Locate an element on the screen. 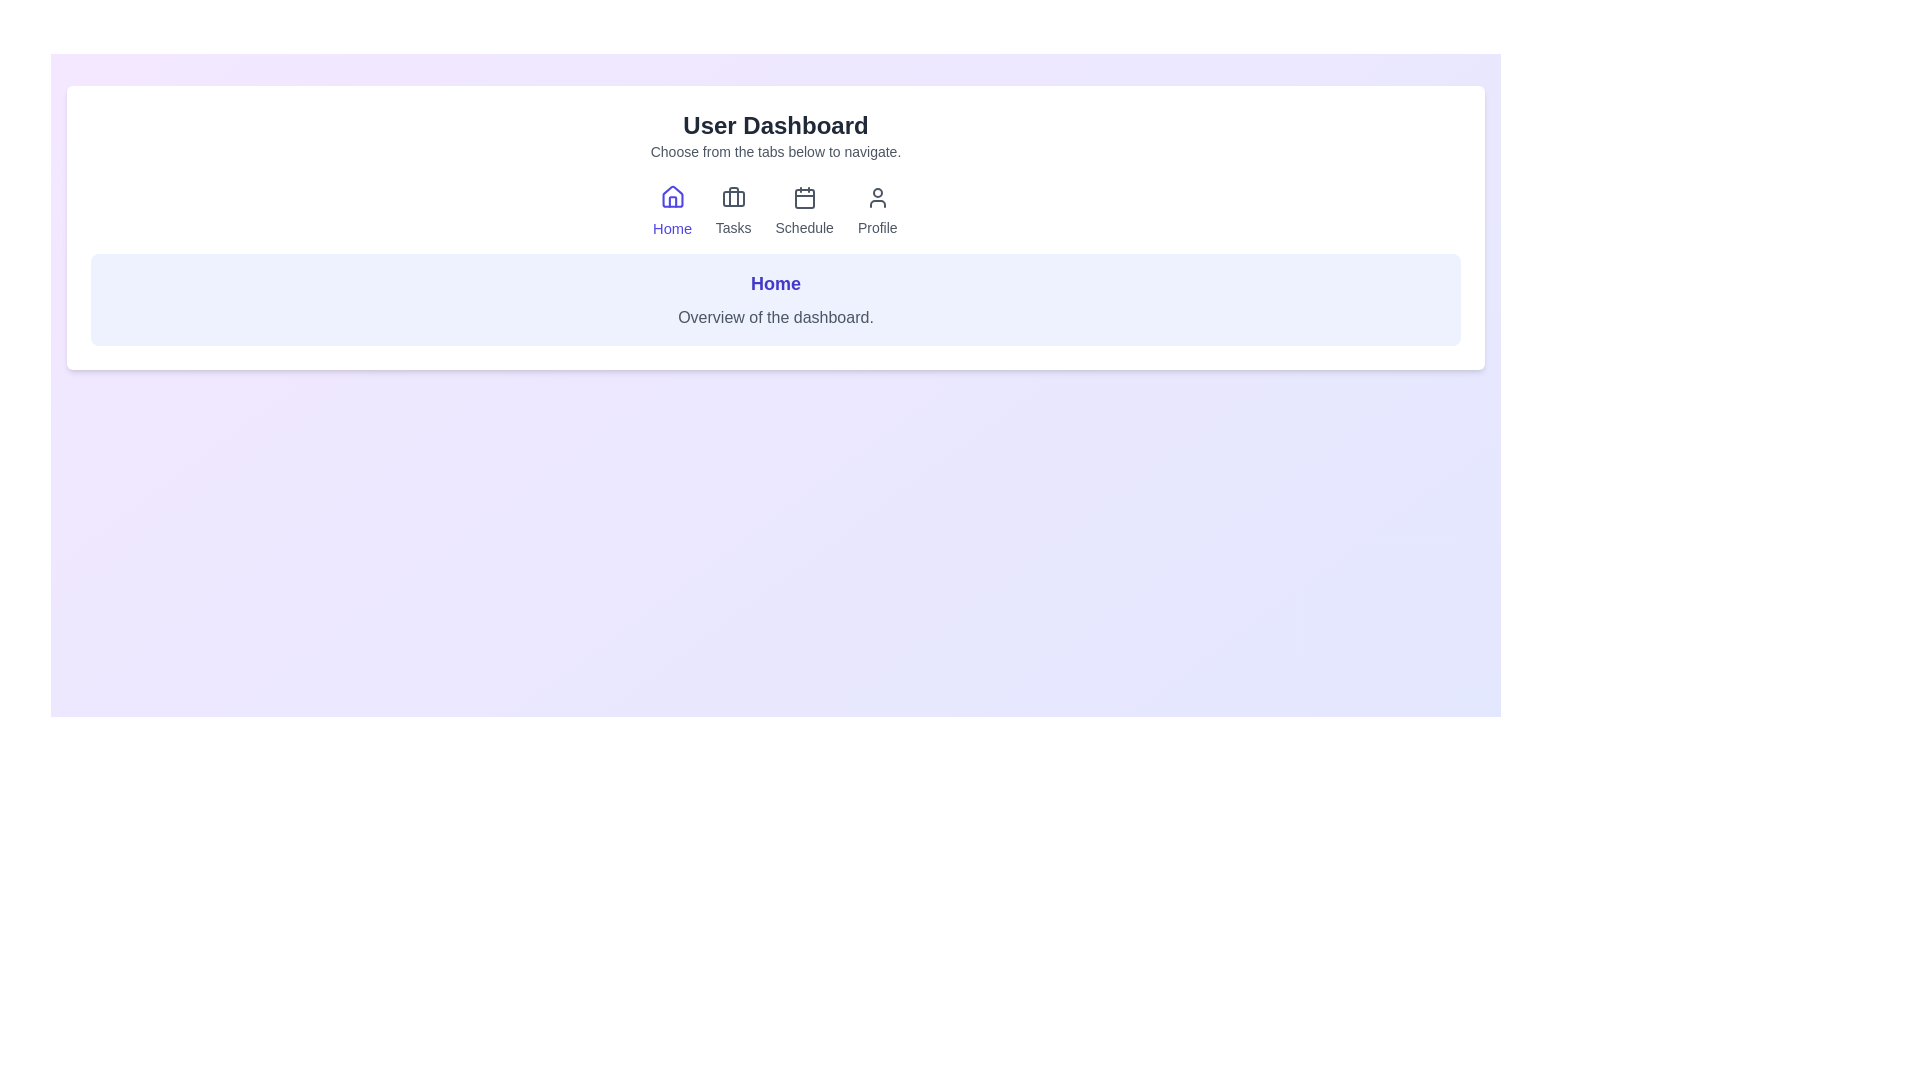 The height and width of the screenshot is (1080, 1920). the Navigation menu tabs located centrally in the User Dashboard is located at coordinates (775, 212).